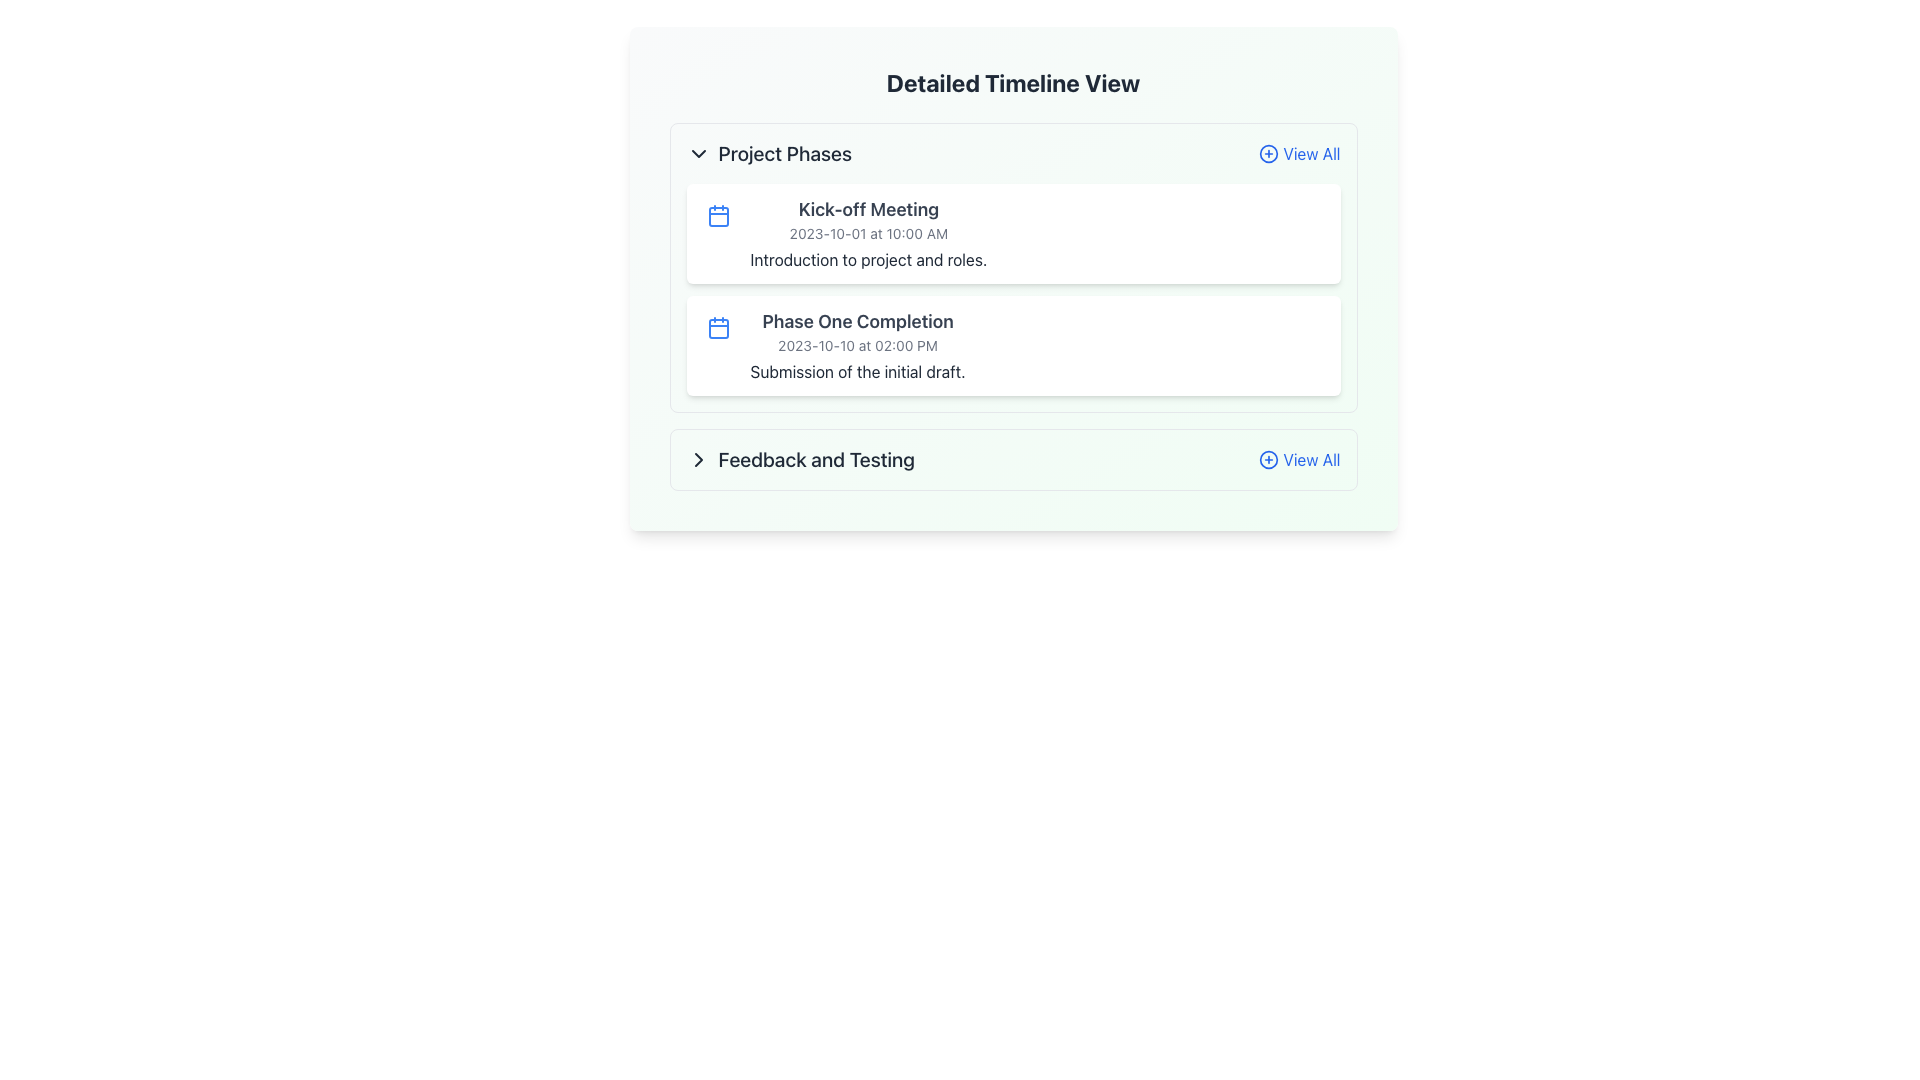  Describe the element at coordinates (858, 320) in the screenshot. I see `the text label displaying 'Phase One Completion' which is part of the timeline entry in the 'Project Phases' section` at that location.